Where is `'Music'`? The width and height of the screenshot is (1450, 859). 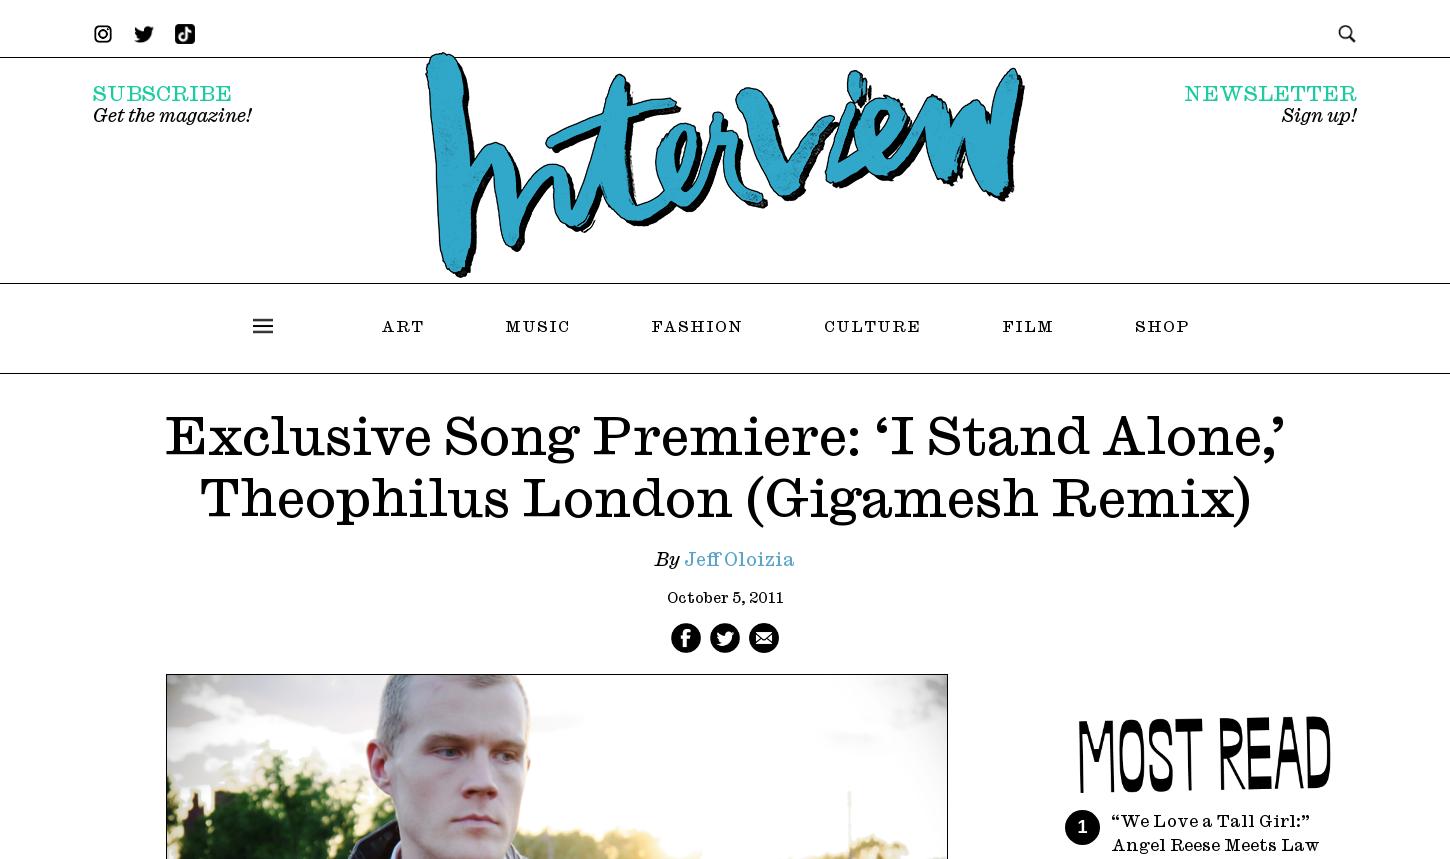 'Music' is located at coordinates (537, 325).